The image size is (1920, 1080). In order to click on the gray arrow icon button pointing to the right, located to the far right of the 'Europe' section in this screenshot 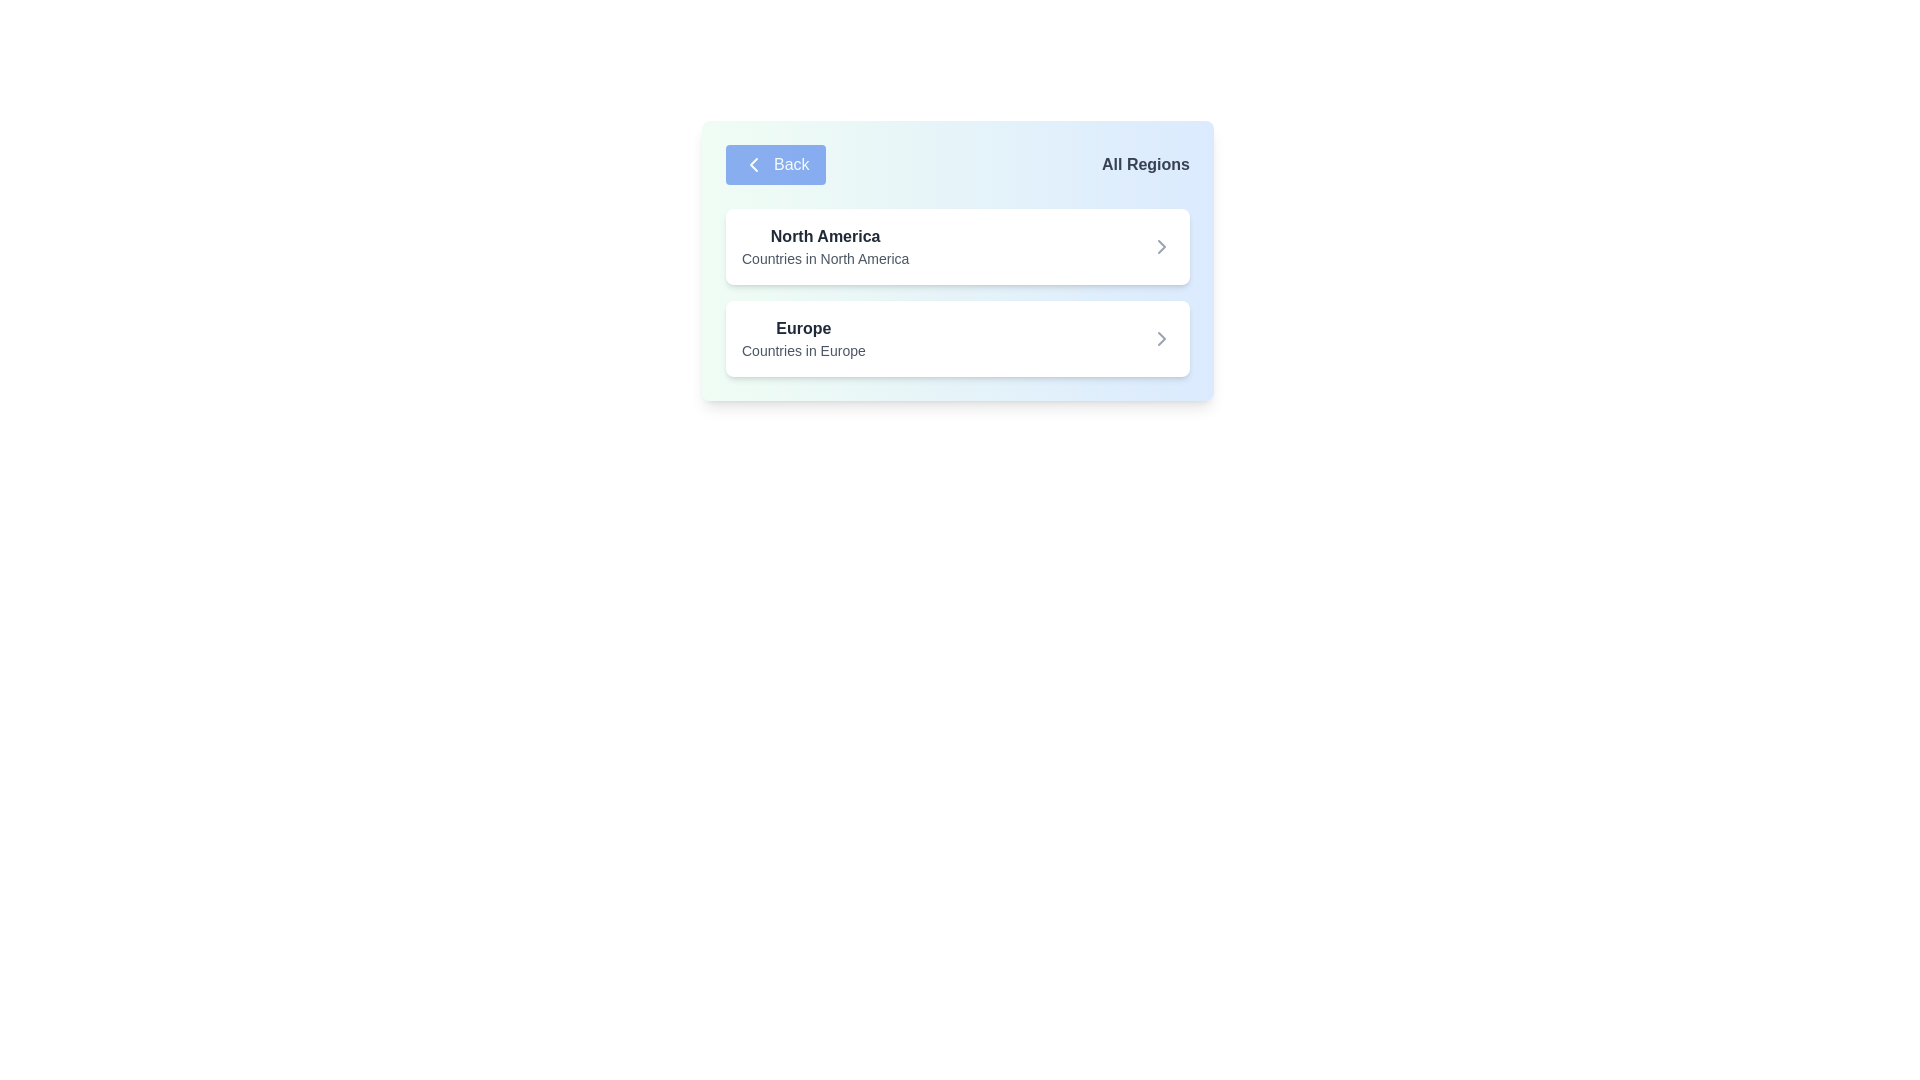, I will do `click(1161, 338)`.